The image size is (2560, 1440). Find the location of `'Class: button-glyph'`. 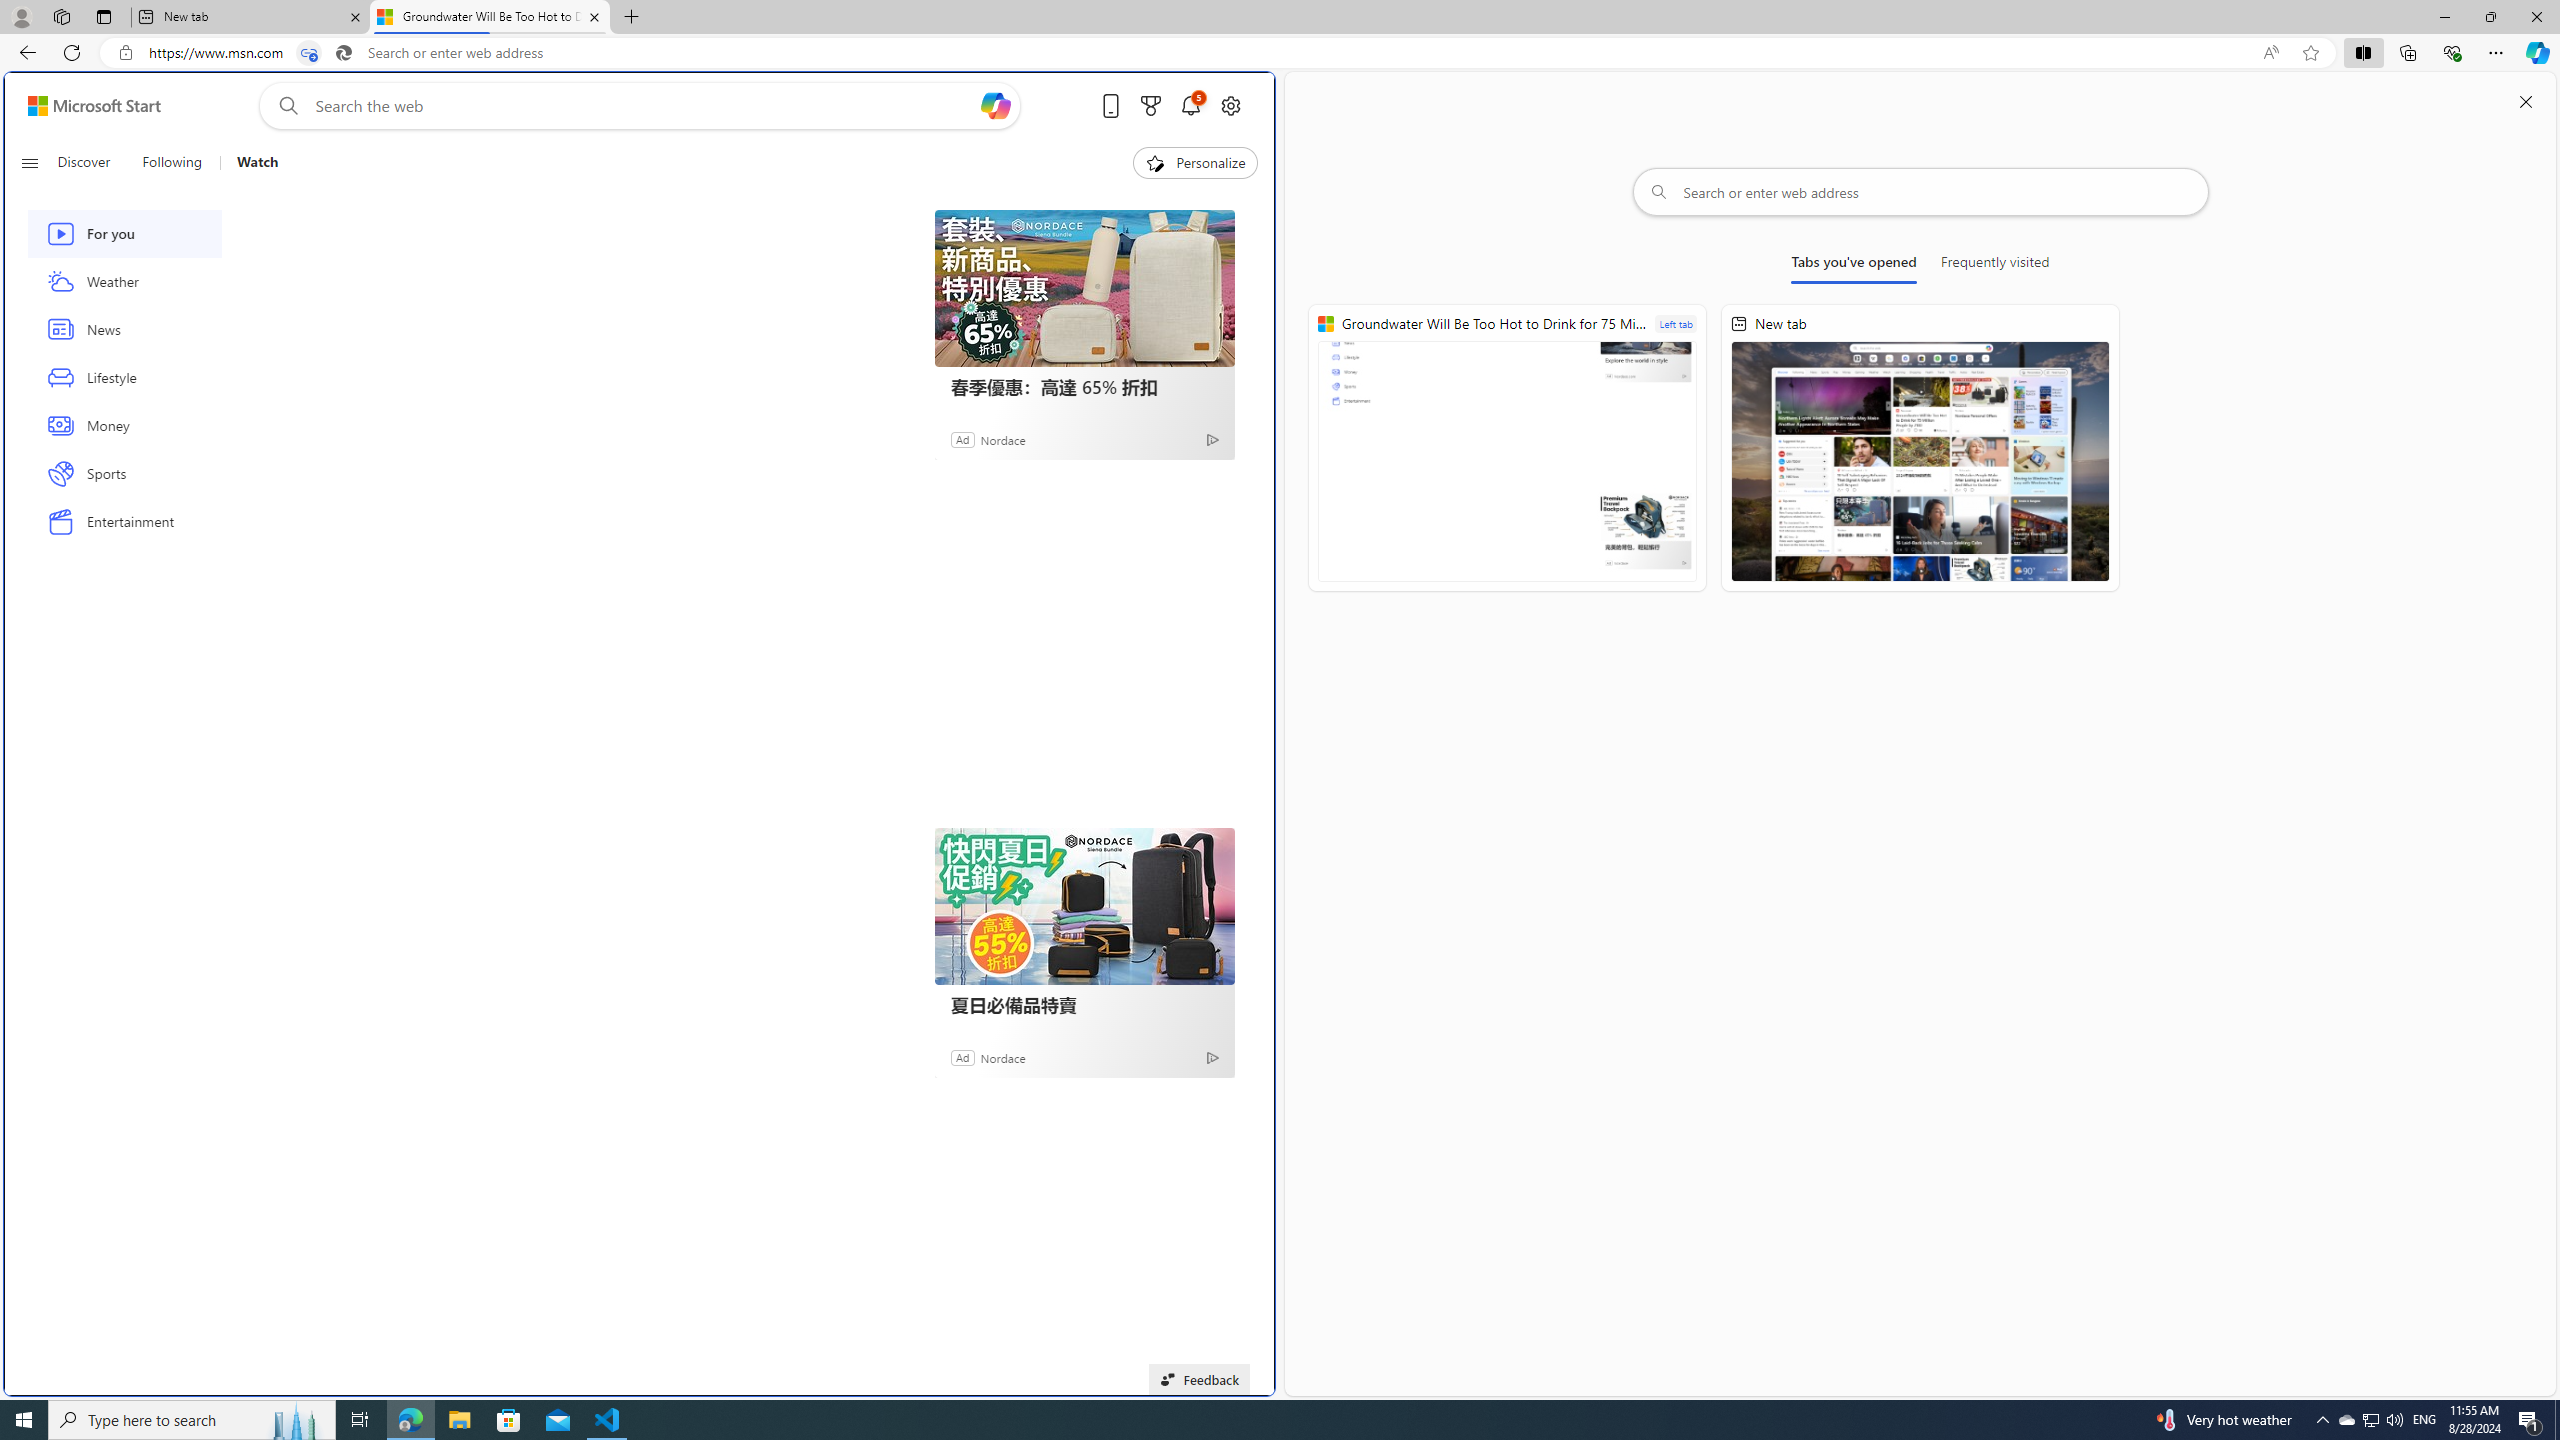

'Class: button-glyph' is located at coordinates (28, 162).